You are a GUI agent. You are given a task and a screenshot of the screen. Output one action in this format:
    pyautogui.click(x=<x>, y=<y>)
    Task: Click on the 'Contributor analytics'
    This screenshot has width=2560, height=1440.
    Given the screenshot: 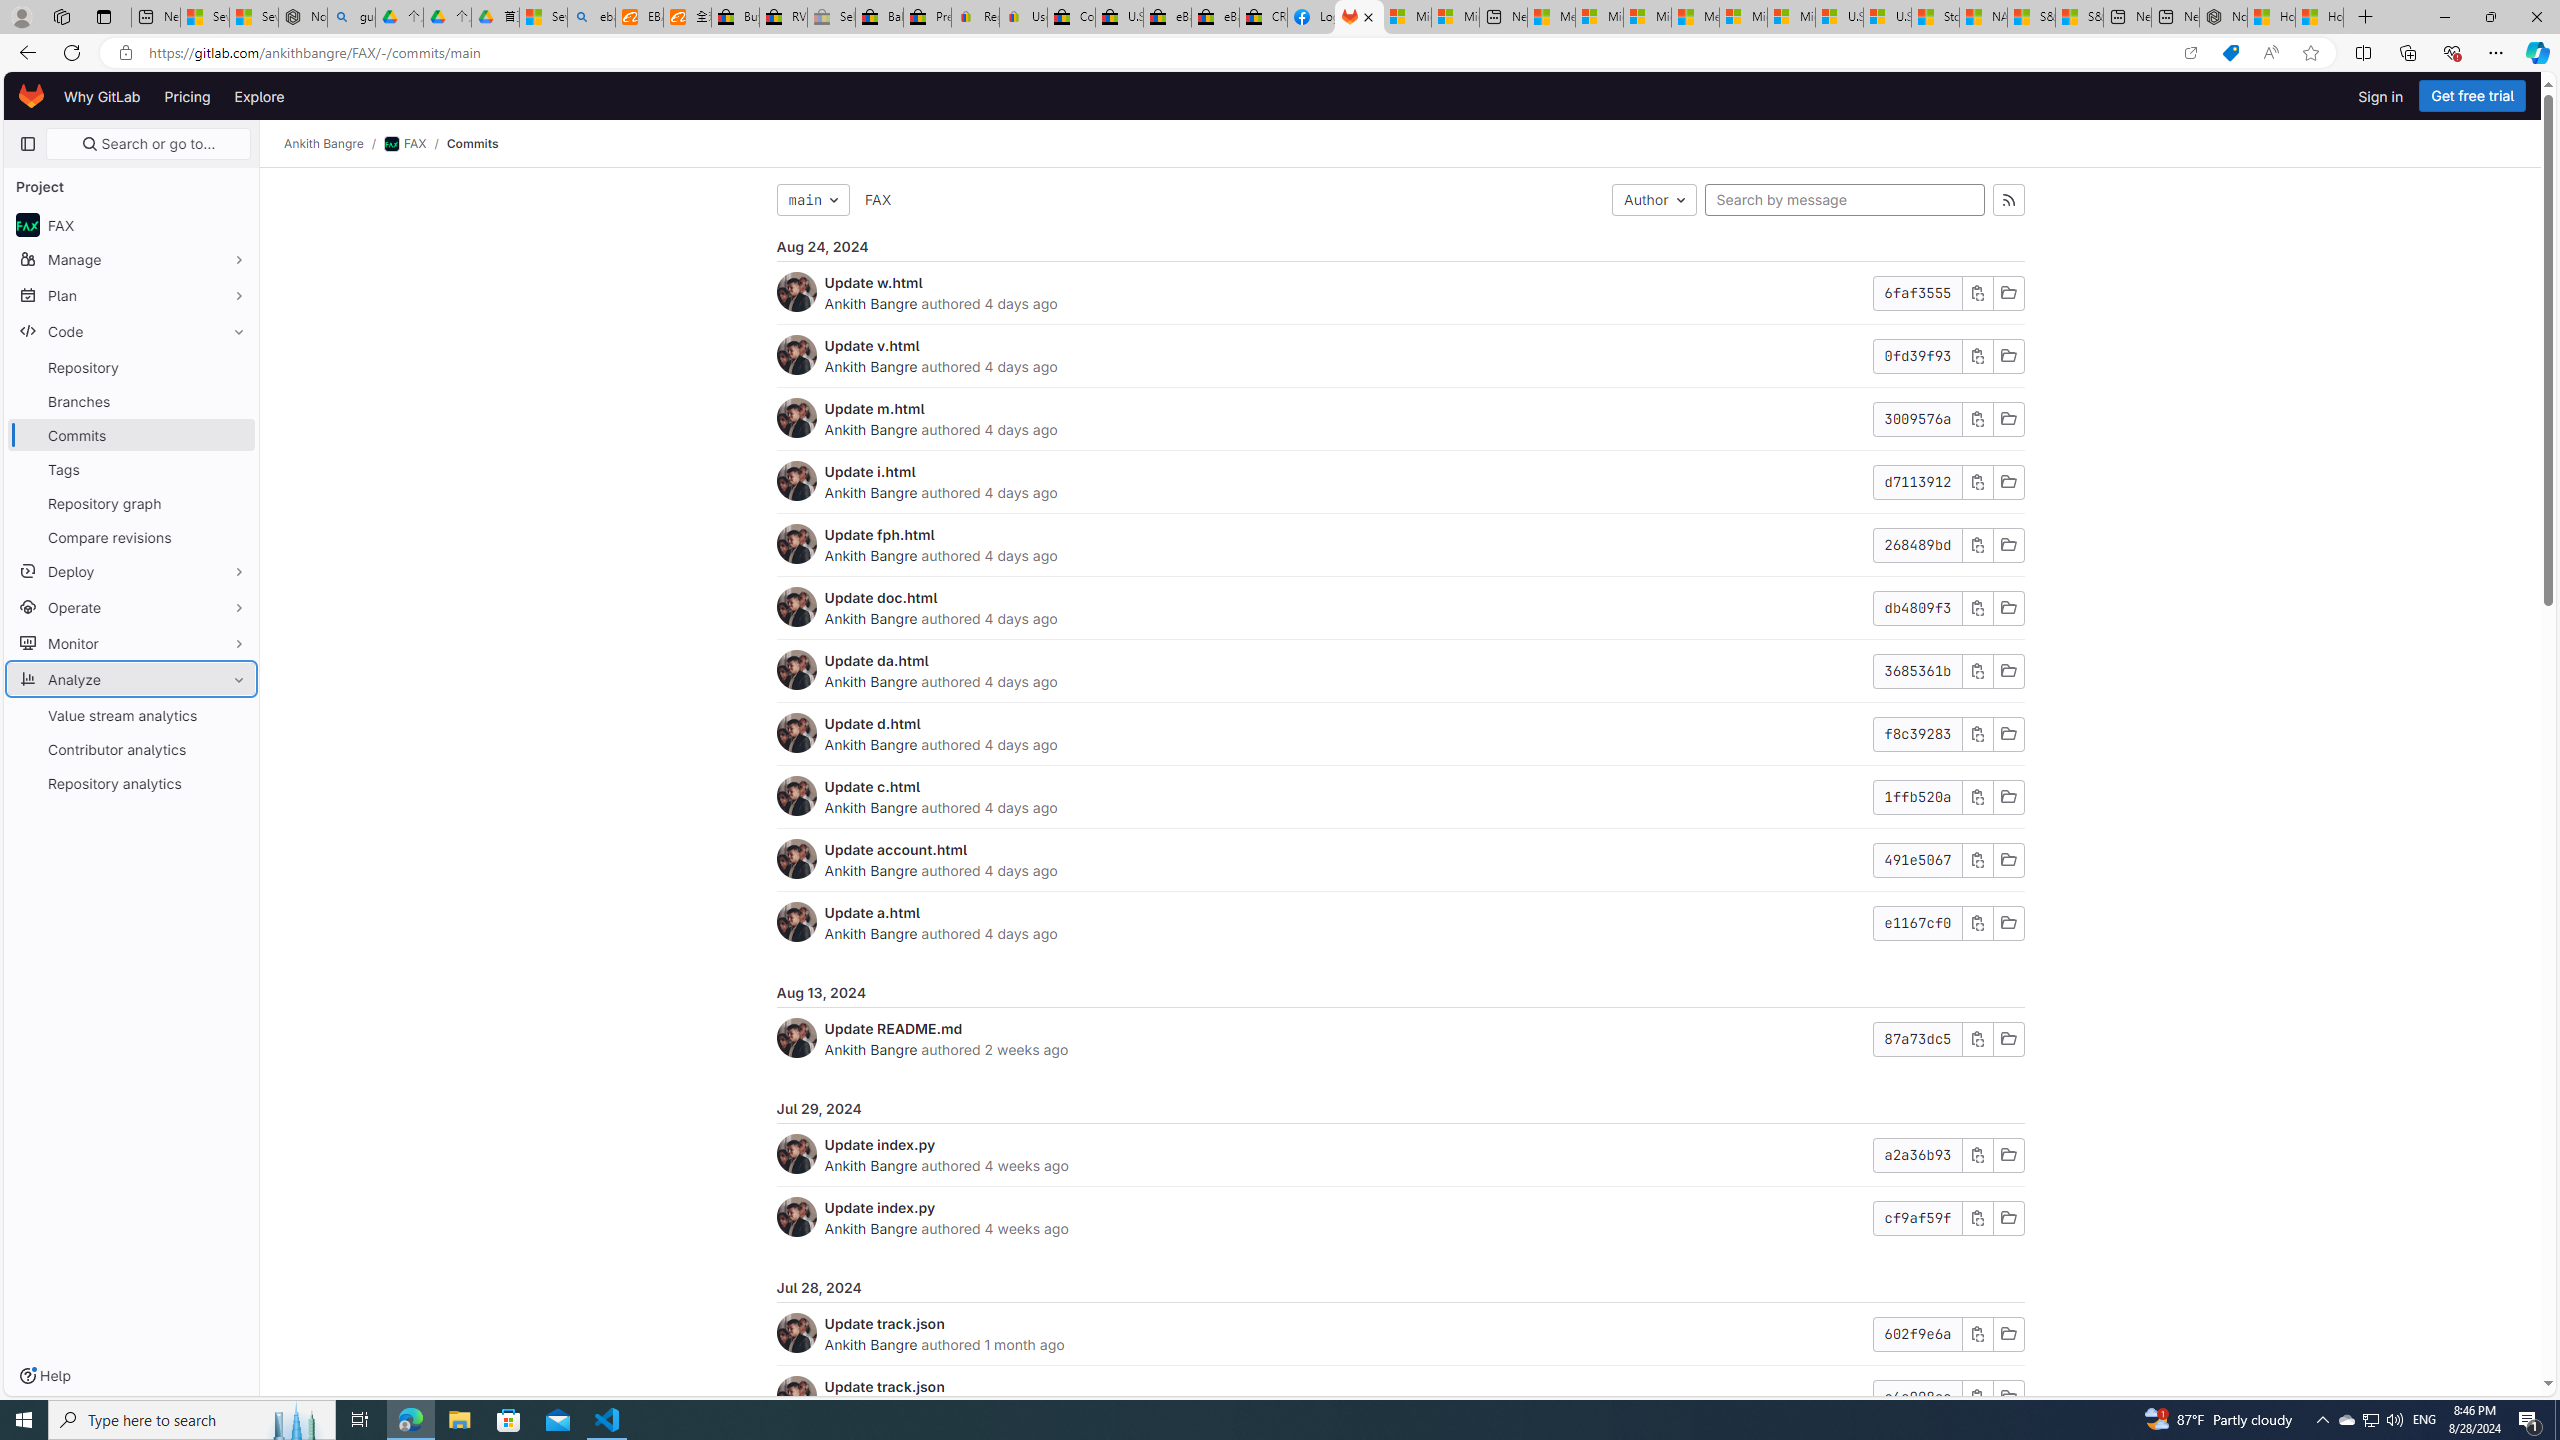 What is the action you would take?
    pyautogui.click(x=130, y=747)
    